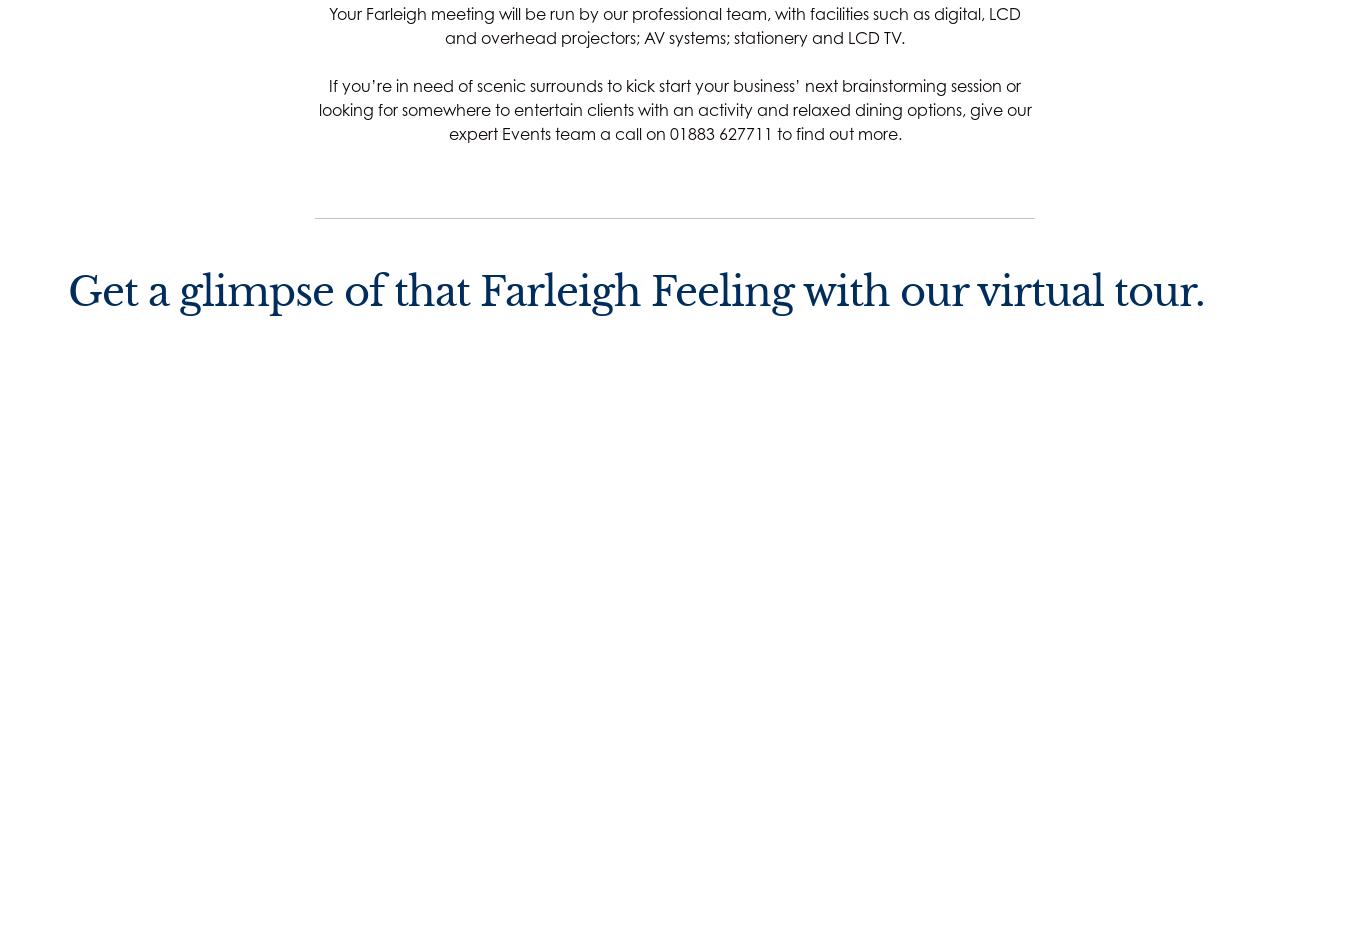  Describe the element at coordinates (385, 568) in the screenshot. I see `'Follow Us'` at that location.